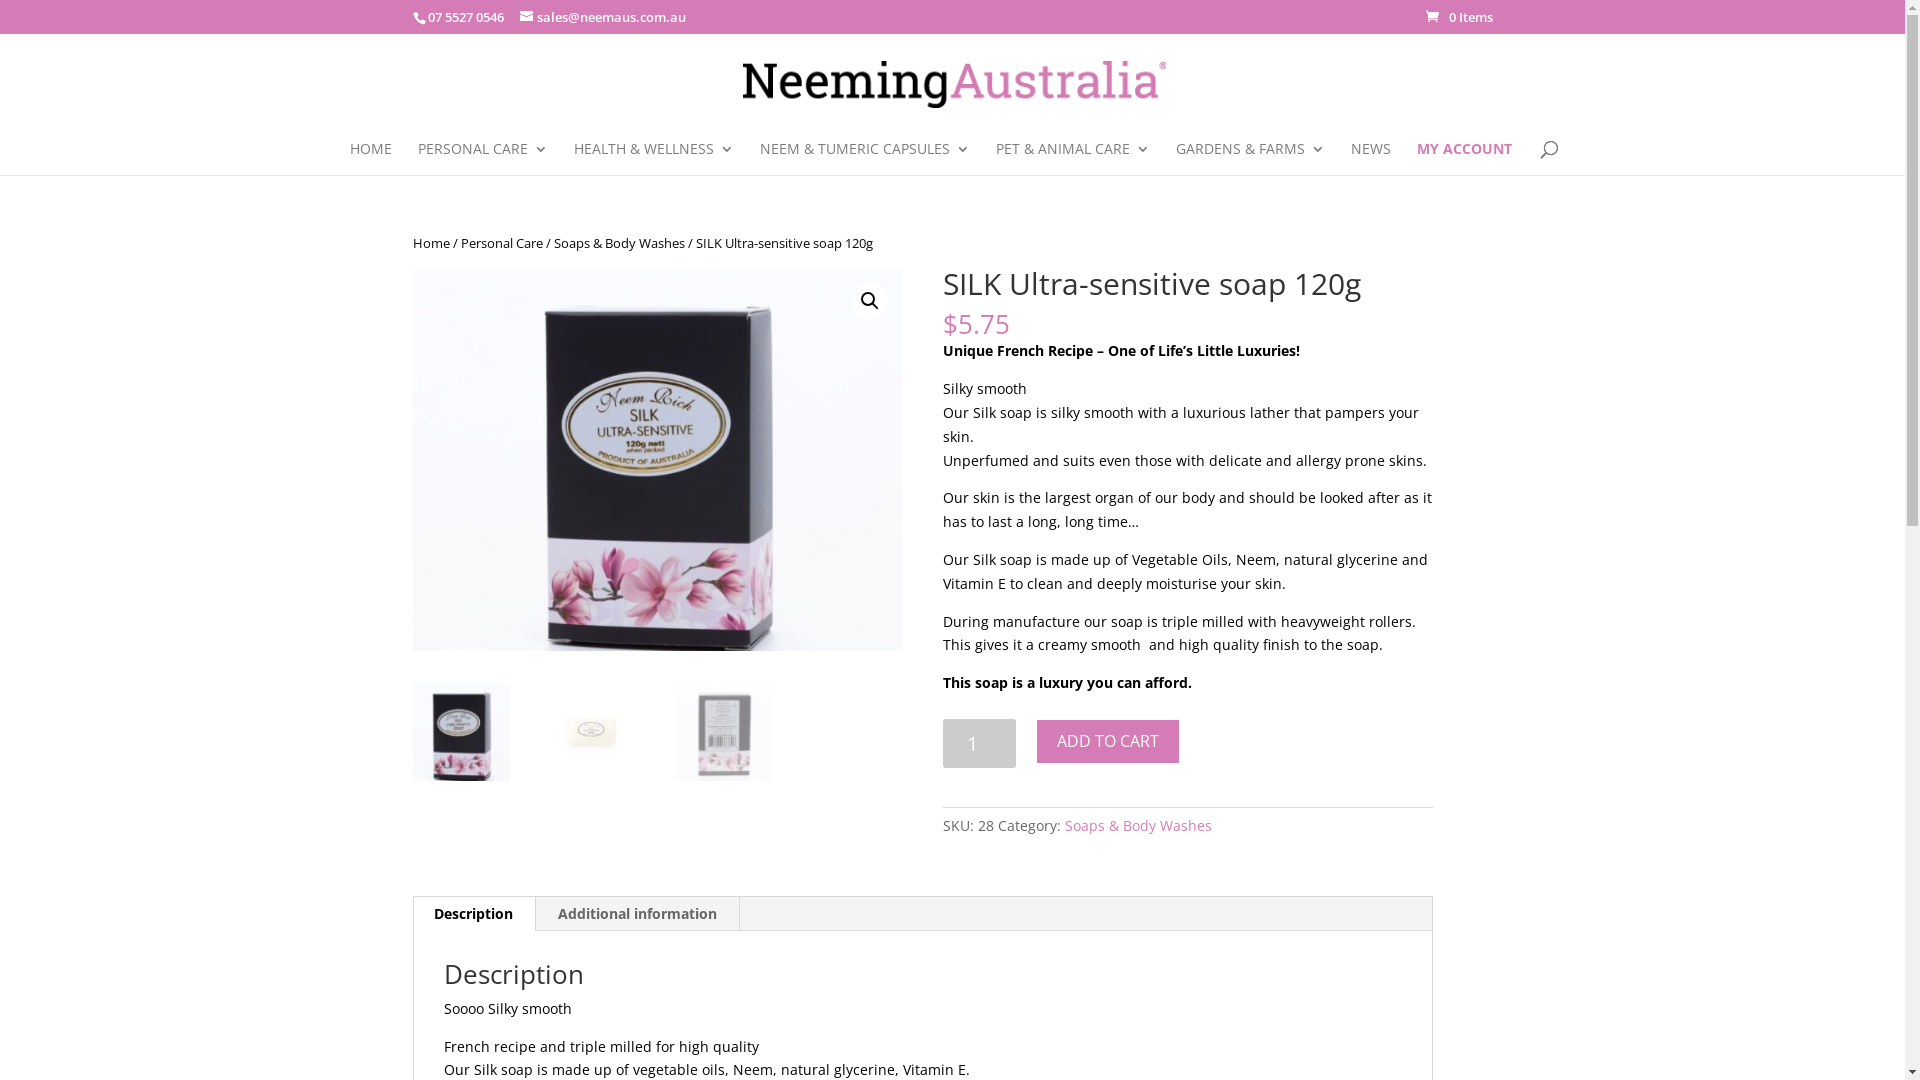 The image size is (1920, 1080). What do you see at coordinates (370, 157) in the screenshot?
I see `'HOME'` at bounding box center [370, 157].